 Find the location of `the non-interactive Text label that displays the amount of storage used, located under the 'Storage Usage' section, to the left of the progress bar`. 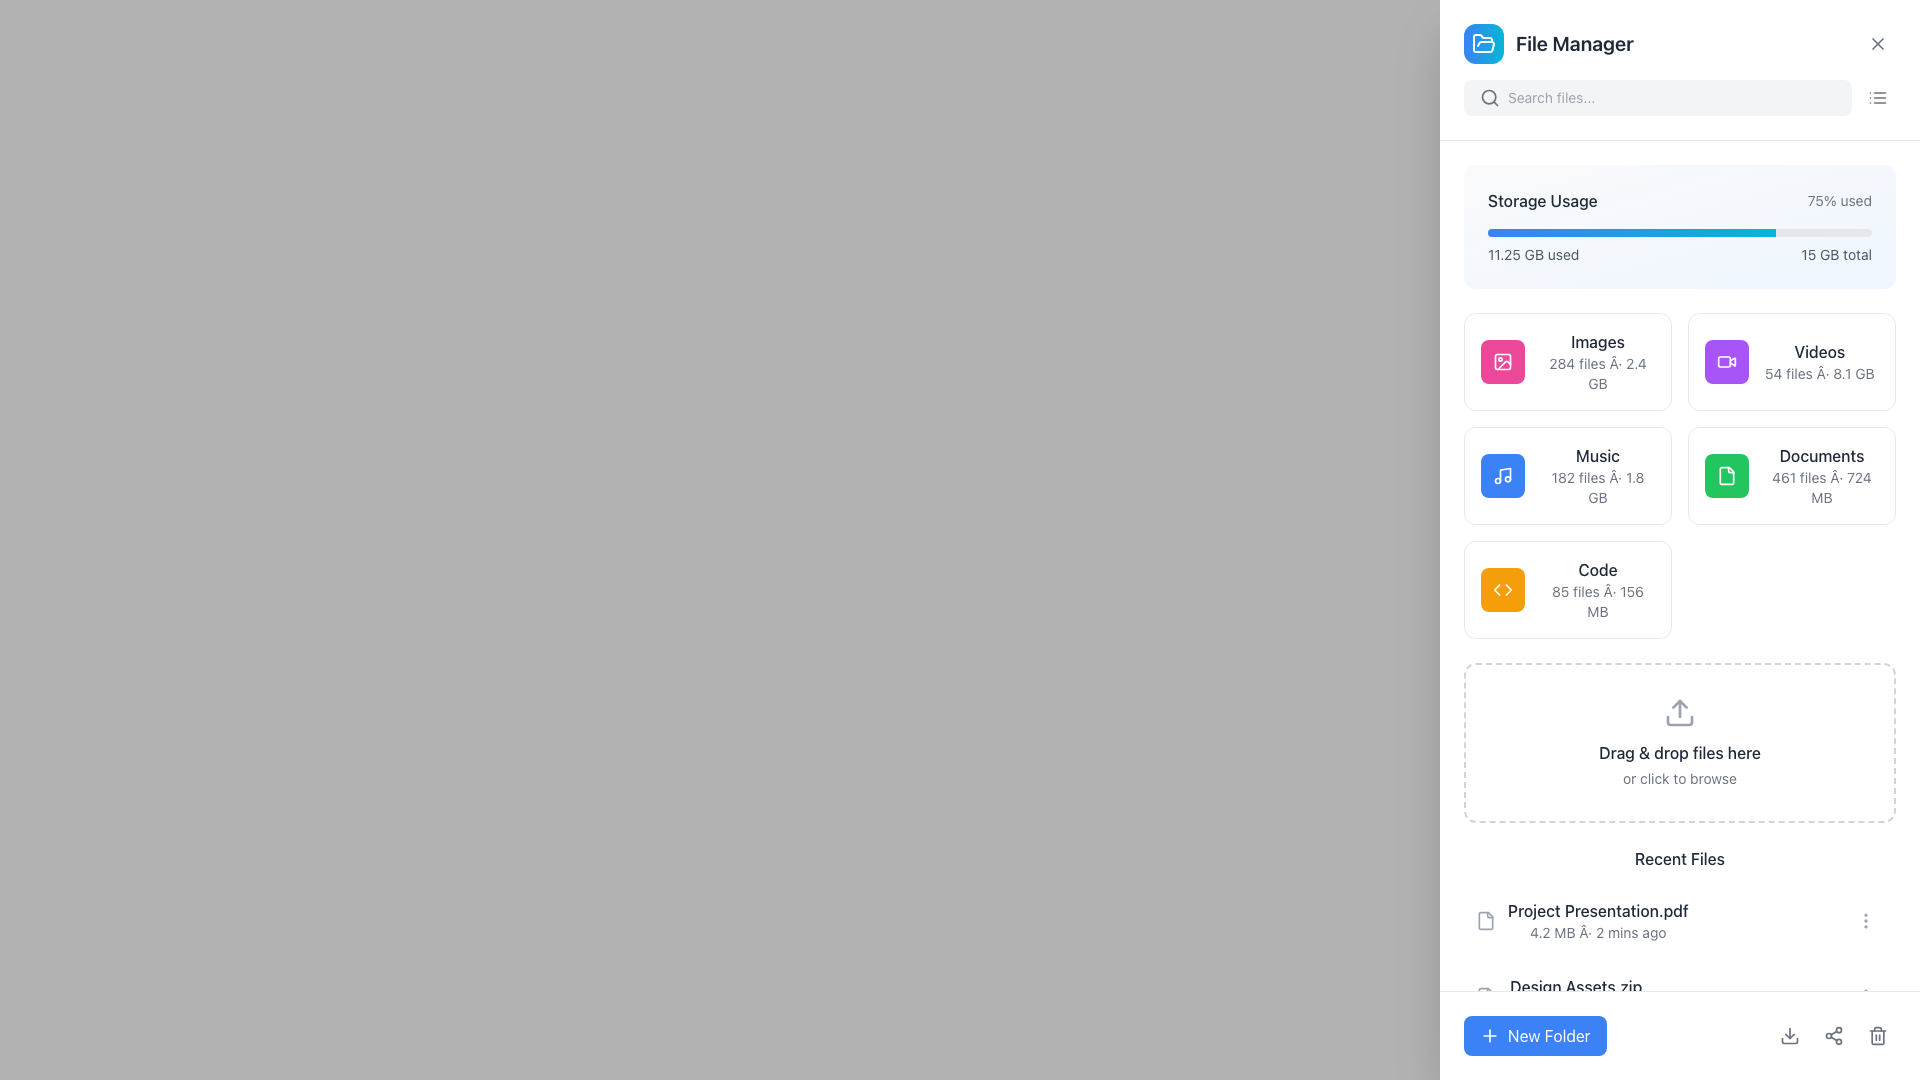

the non-interactive Text label that displays the amount of storage used, located under the 'Storage Usage' section, to the left of the progress bar is located at coordinates (1532, 253).